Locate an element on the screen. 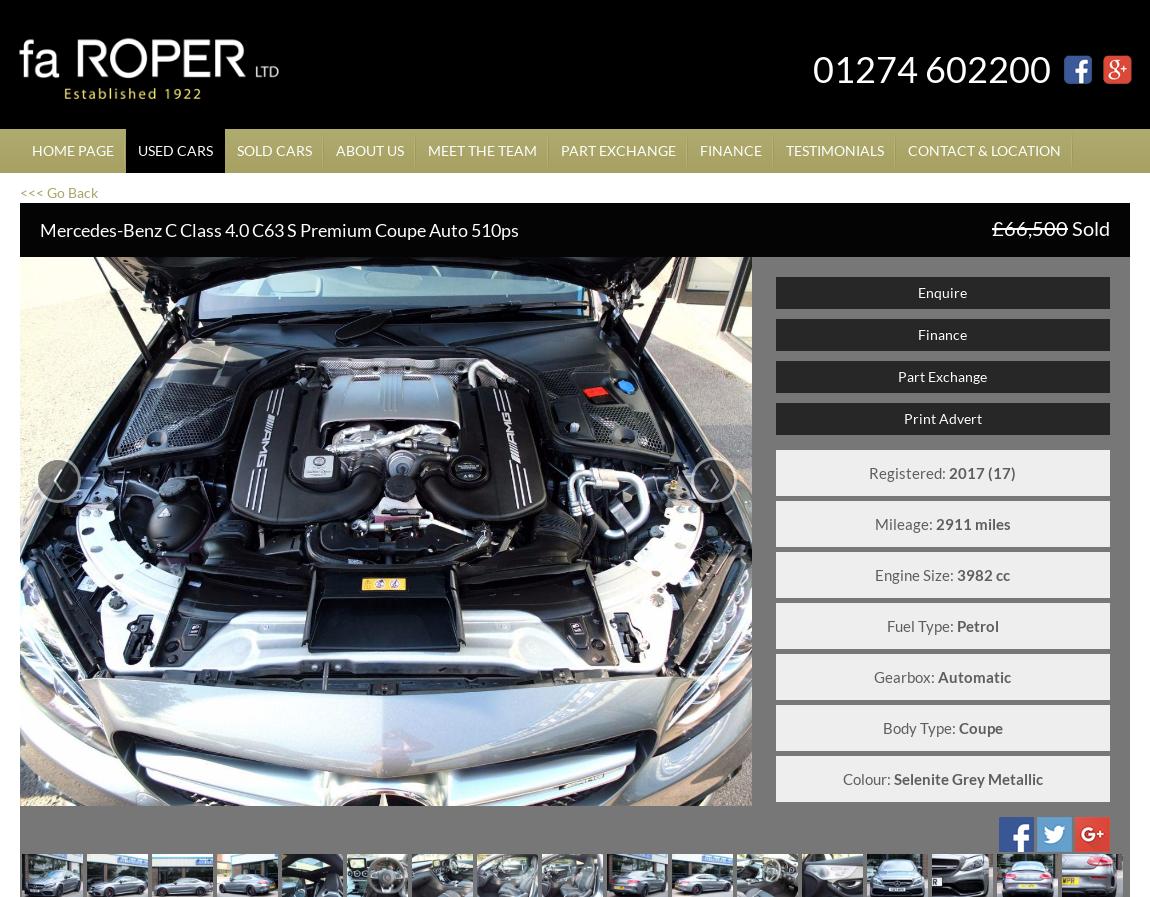 This screenshot has height=897, width=1150. 'Sold Cars' is located at coordinates (273, 149).